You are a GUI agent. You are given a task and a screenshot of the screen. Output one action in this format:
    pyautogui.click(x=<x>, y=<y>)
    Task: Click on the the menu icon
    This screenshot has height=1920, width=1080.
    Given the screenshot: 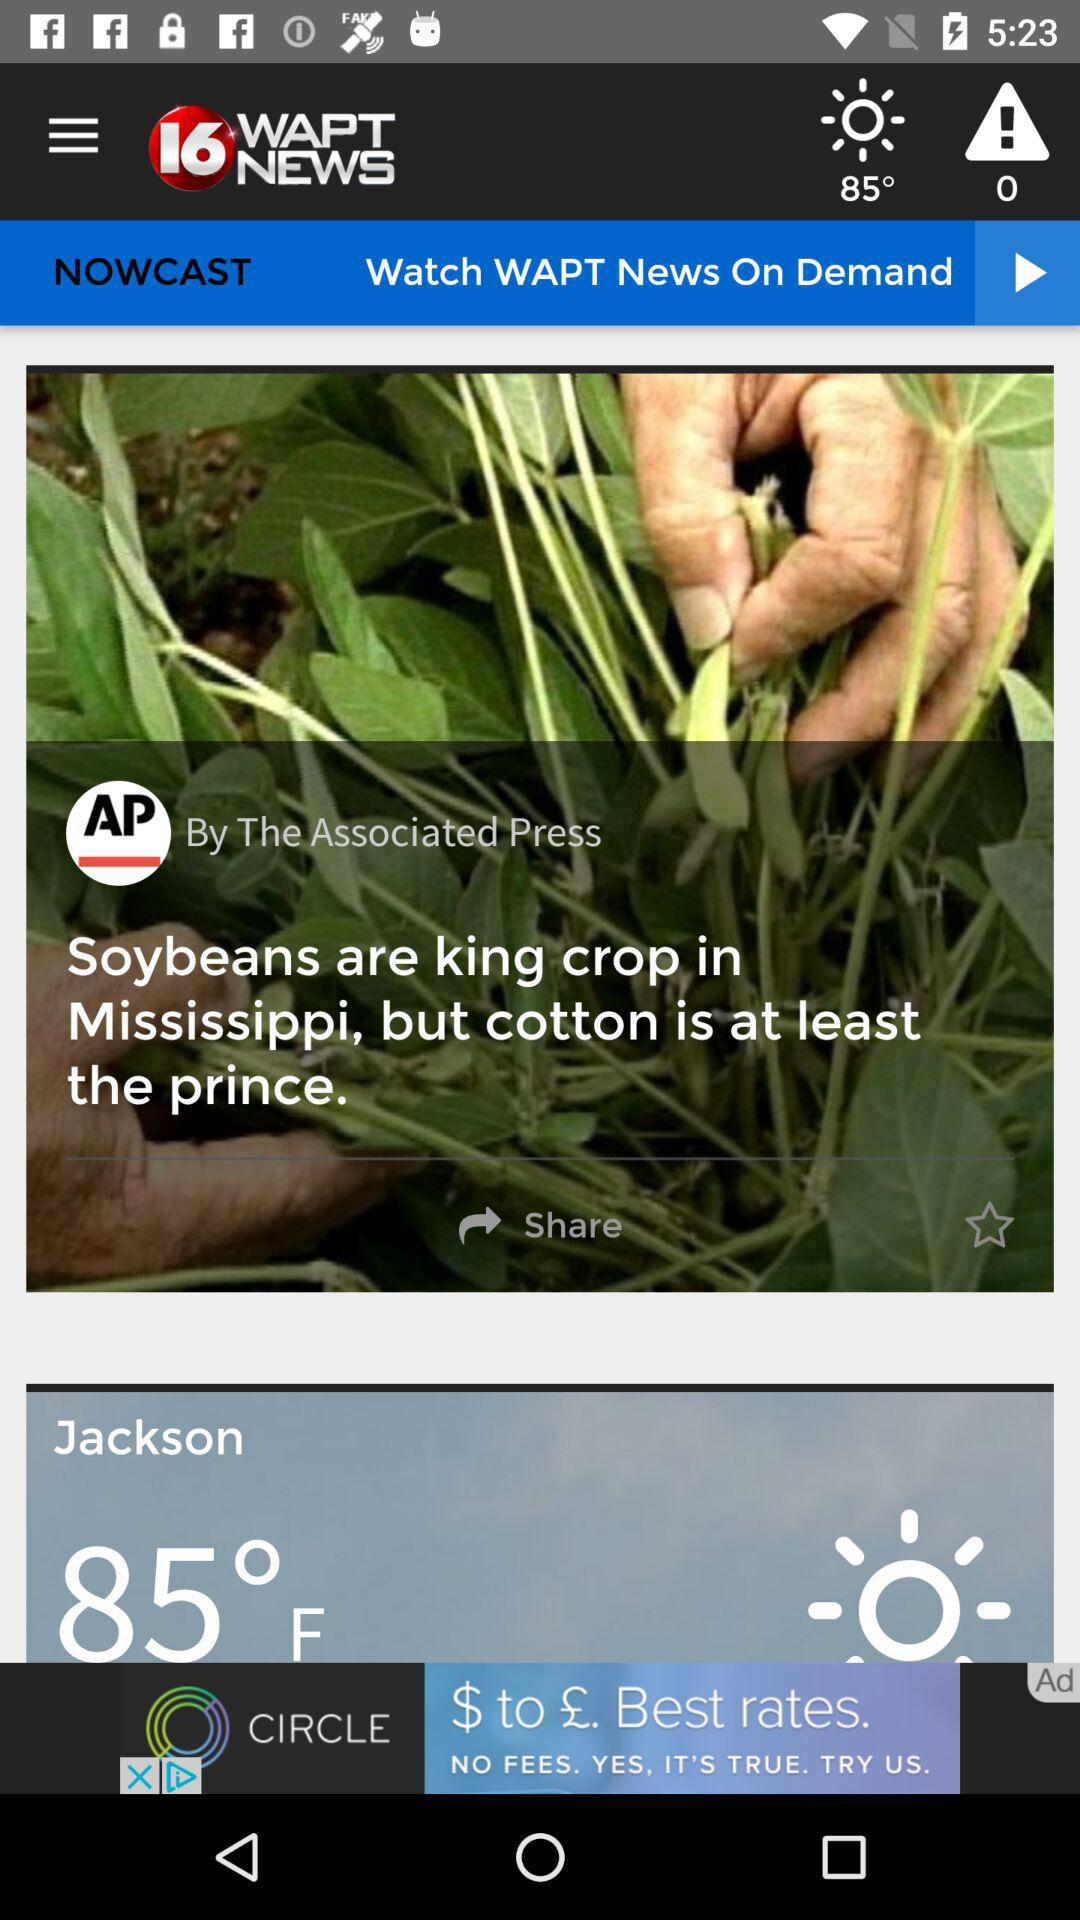 What is the action you would take?
    pyautogui.click(x=72, y=135)
    